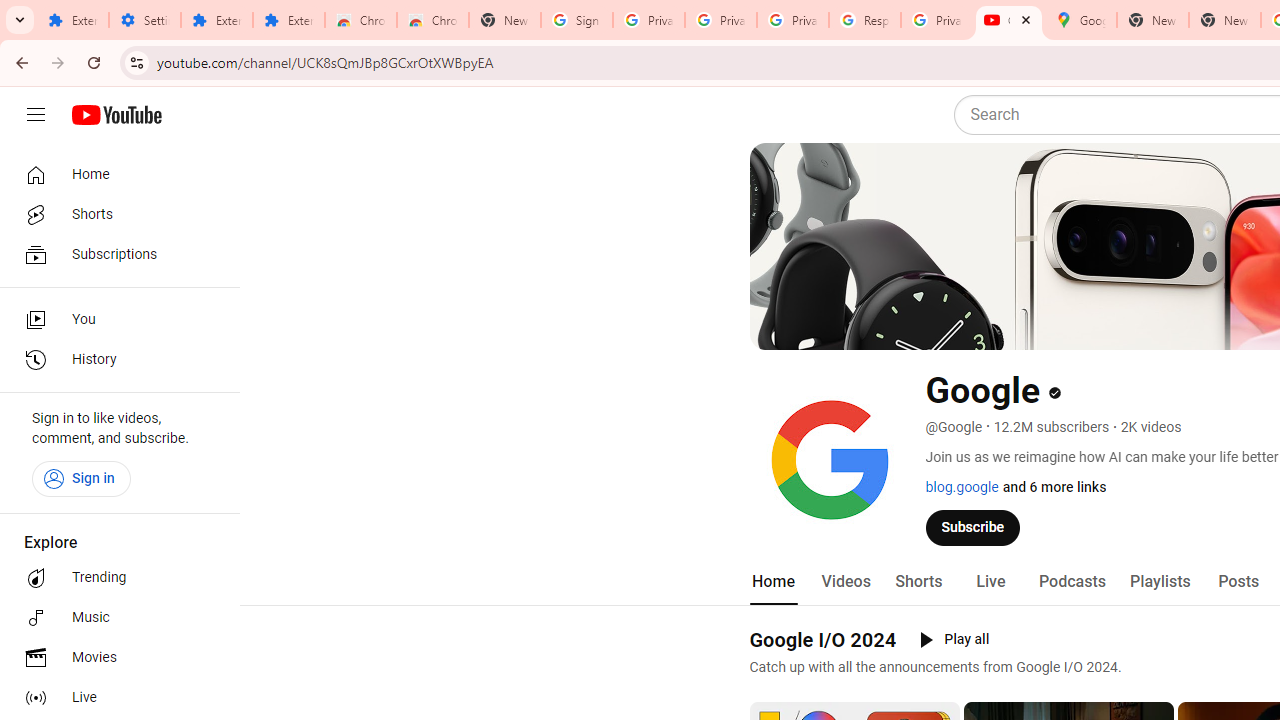  What do you see at coordinates (288, 20) in the screenshot?
I see `'Extensions'` at bounding box center [288, 20].